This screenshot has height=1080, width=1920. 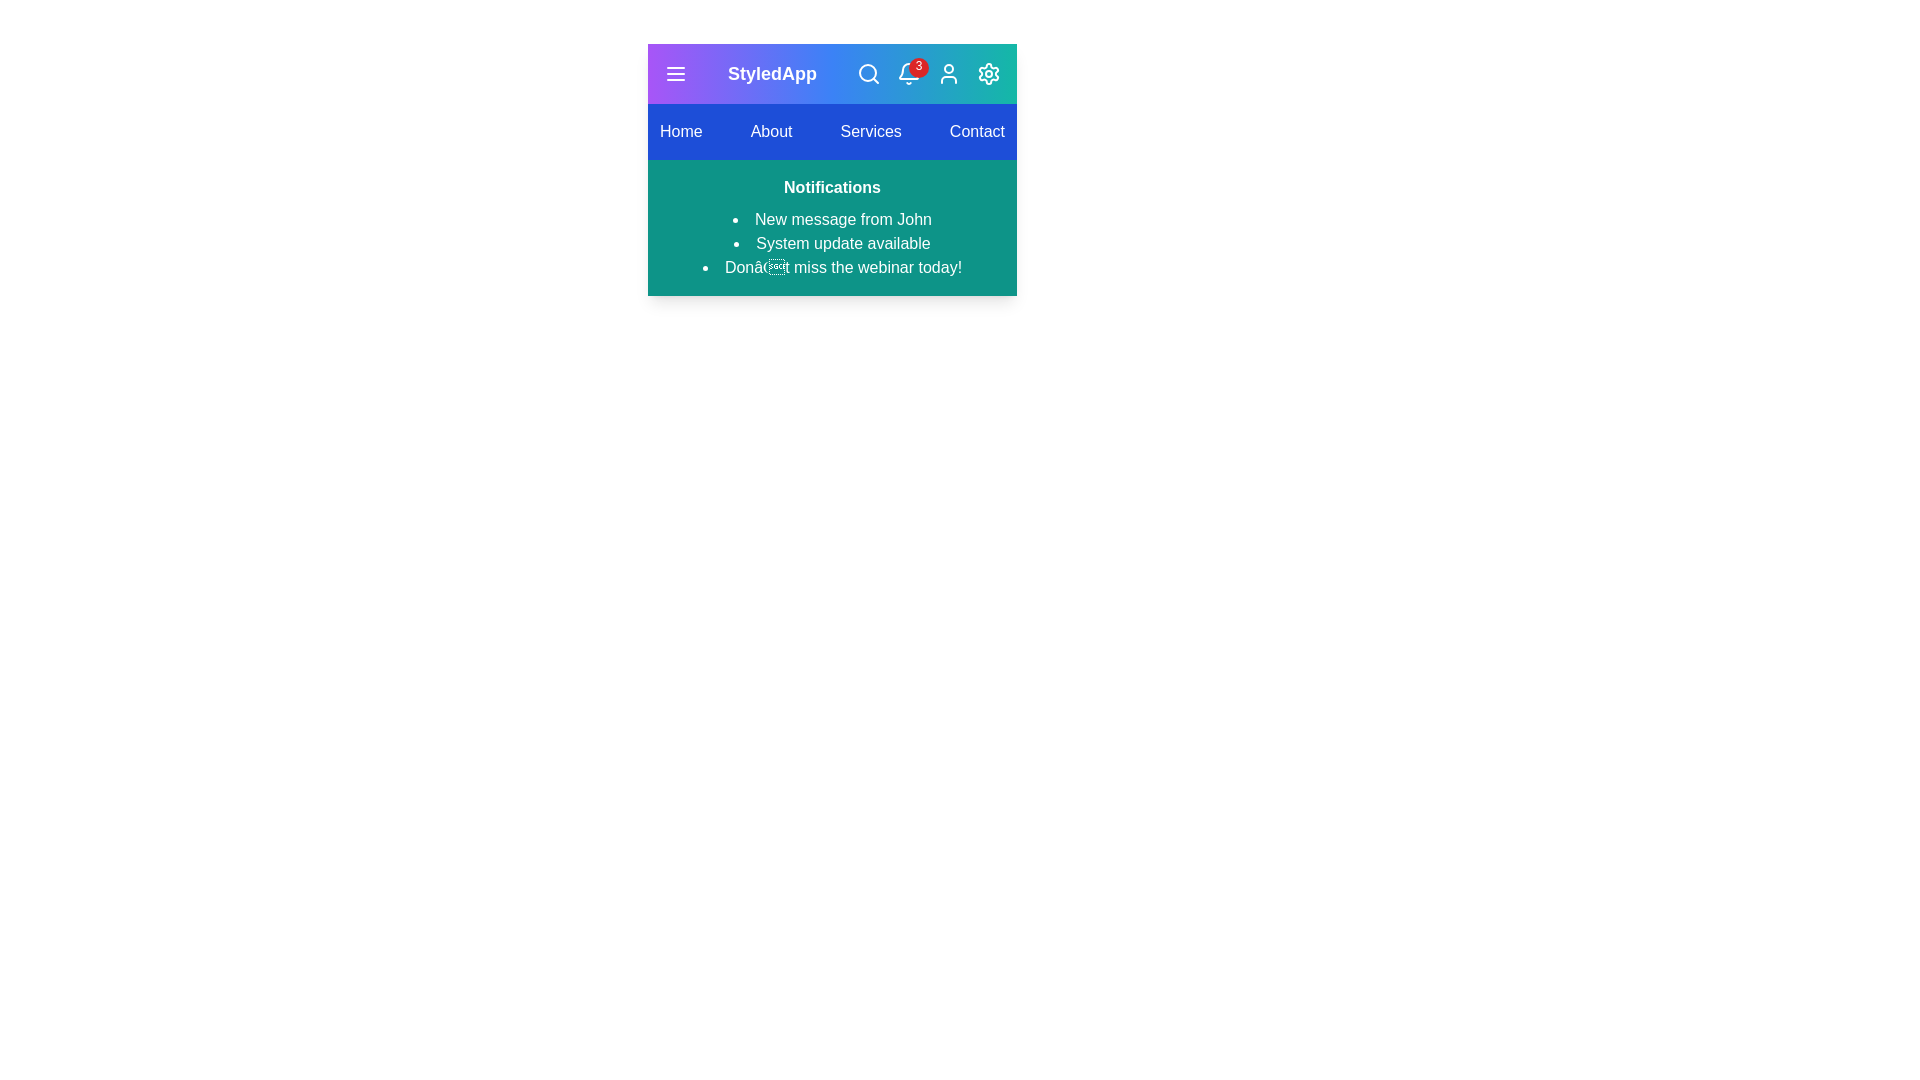 What do you see at coordinates (771, 72) in the screenshot?
I see `the 'StyledApp' text label displayed in bold within the header section of the interface, which has a gradient background from purple to blue` at bounding box center [771, 72].